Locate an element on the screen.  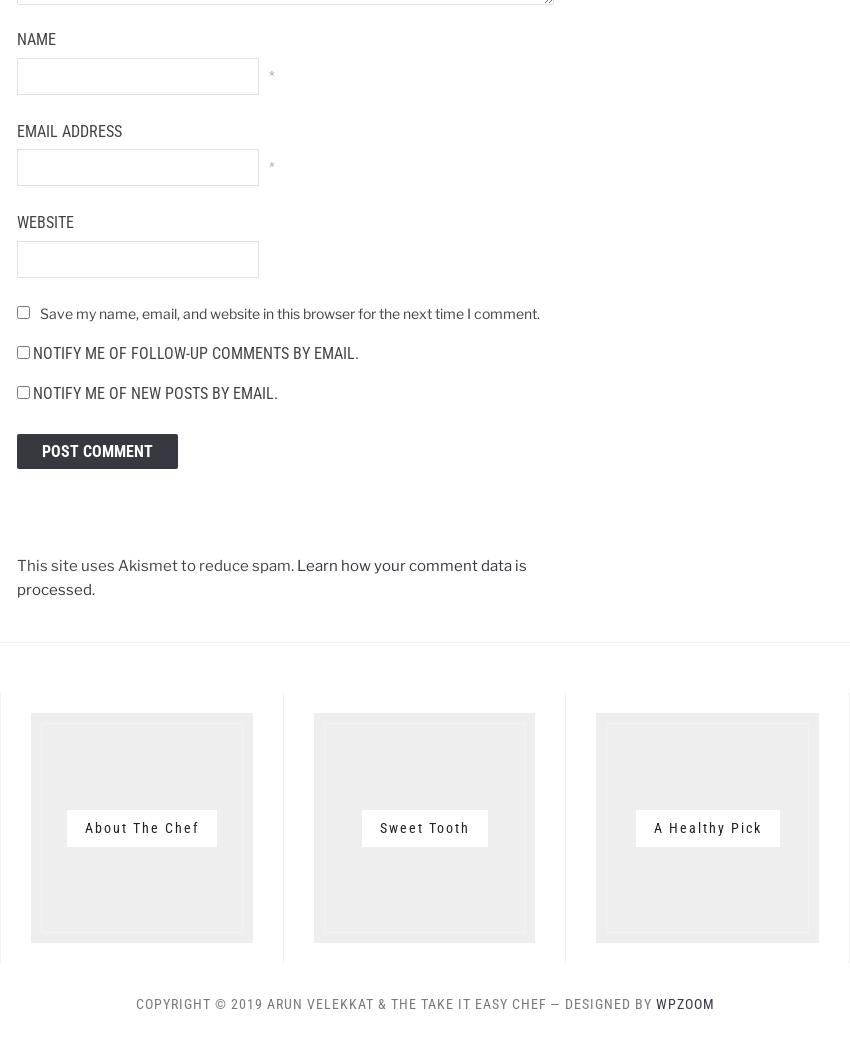
'Notify me of follow-up comments by email.' is located at coordinates (195, 351).